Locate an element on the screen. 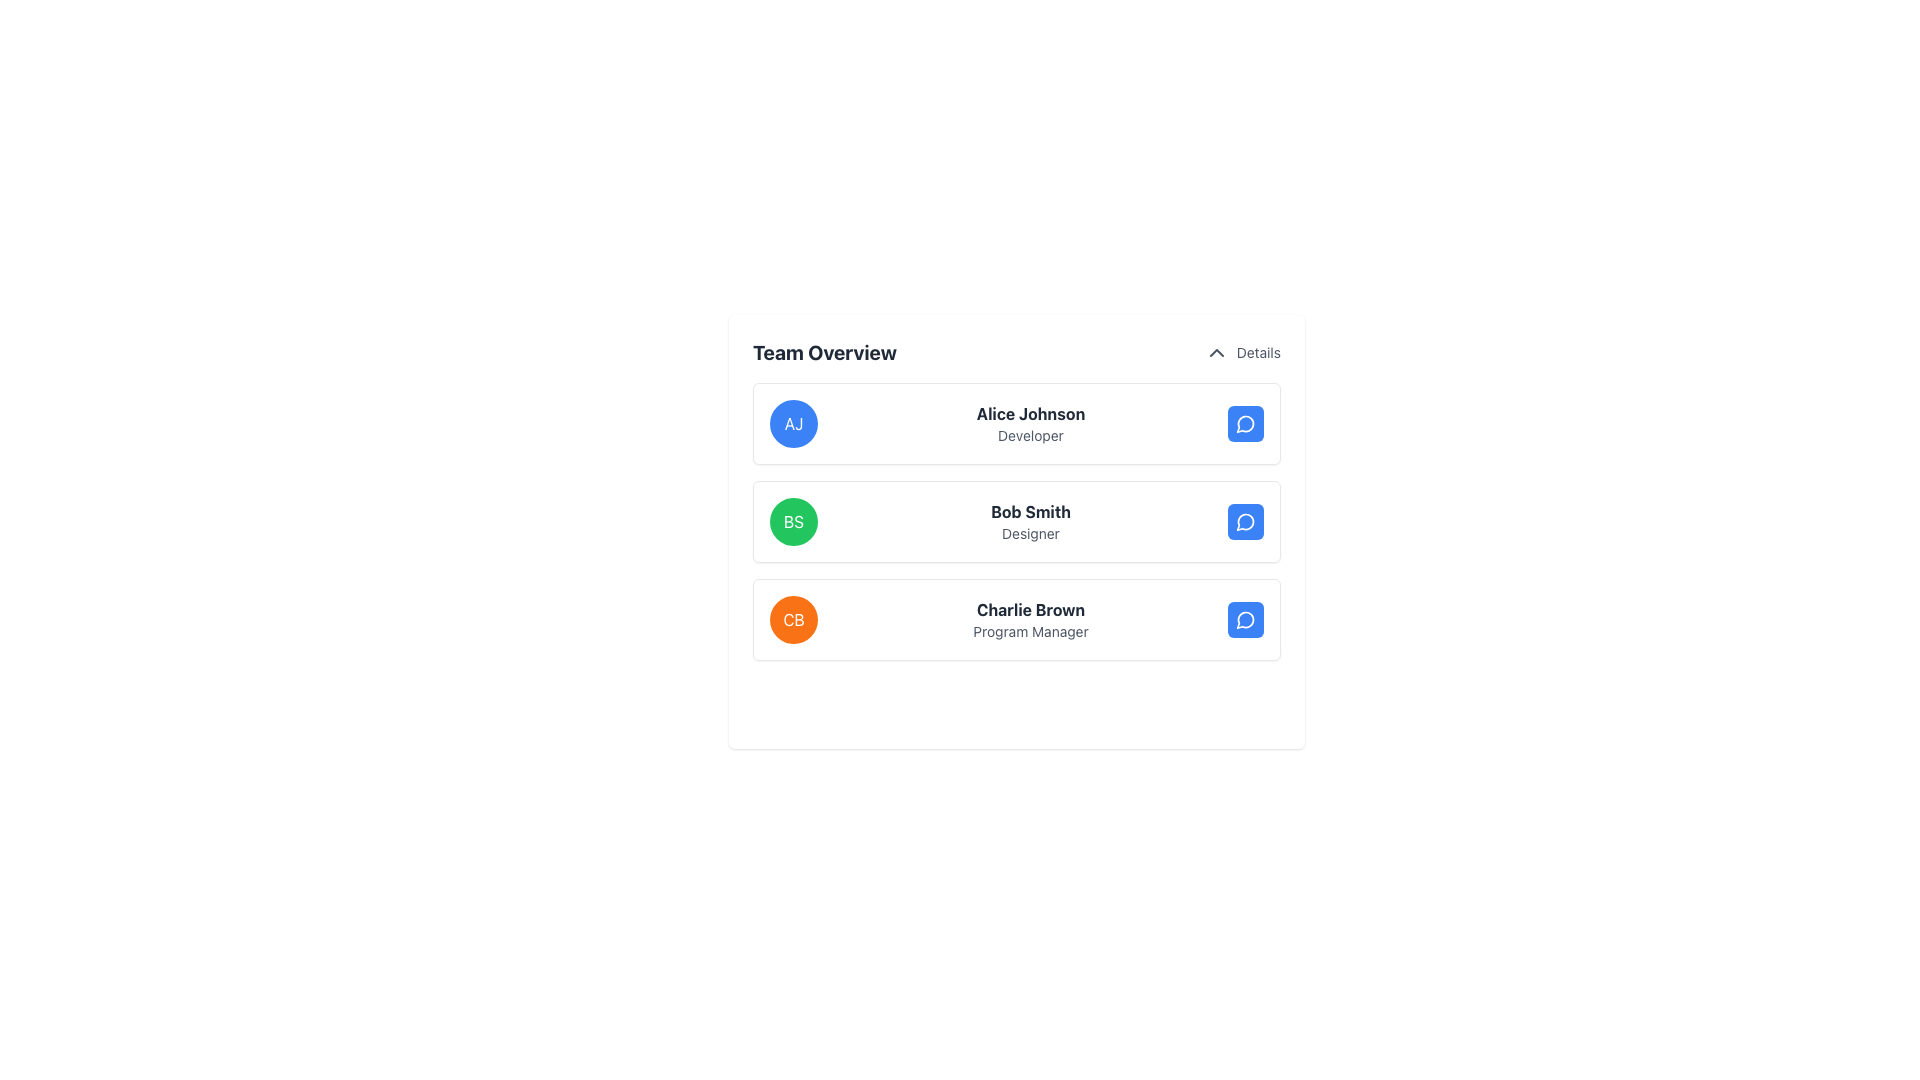 Image resolution: width=1920 pixels, height=1080 pixels. text displayed in the Text Display element that shows the name and role of the team member (Alice Johnson, Developer) located to the right of the circular badge labeled 'AJ' is located at coordinates (1031, 423).